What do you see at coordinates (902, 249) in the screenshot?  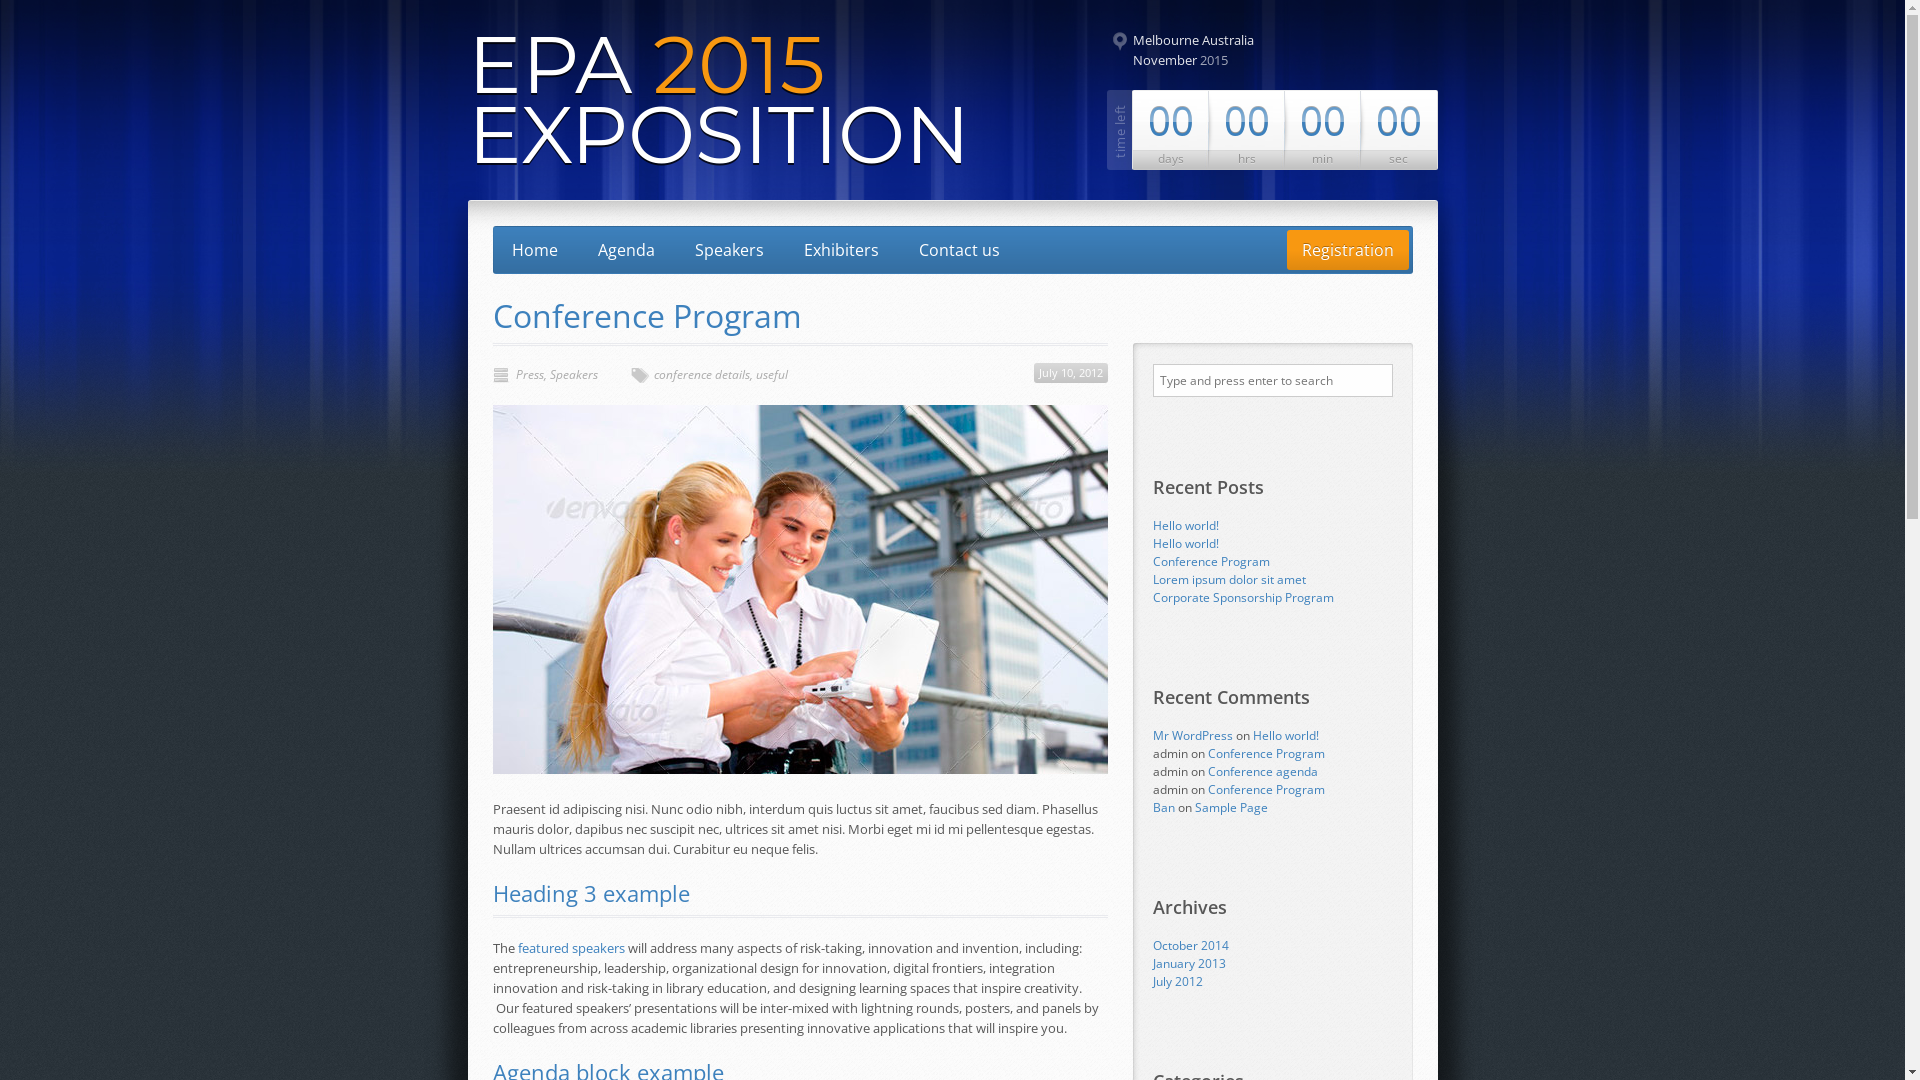 I see `'Contact us'` at bounding box center [902, 249].